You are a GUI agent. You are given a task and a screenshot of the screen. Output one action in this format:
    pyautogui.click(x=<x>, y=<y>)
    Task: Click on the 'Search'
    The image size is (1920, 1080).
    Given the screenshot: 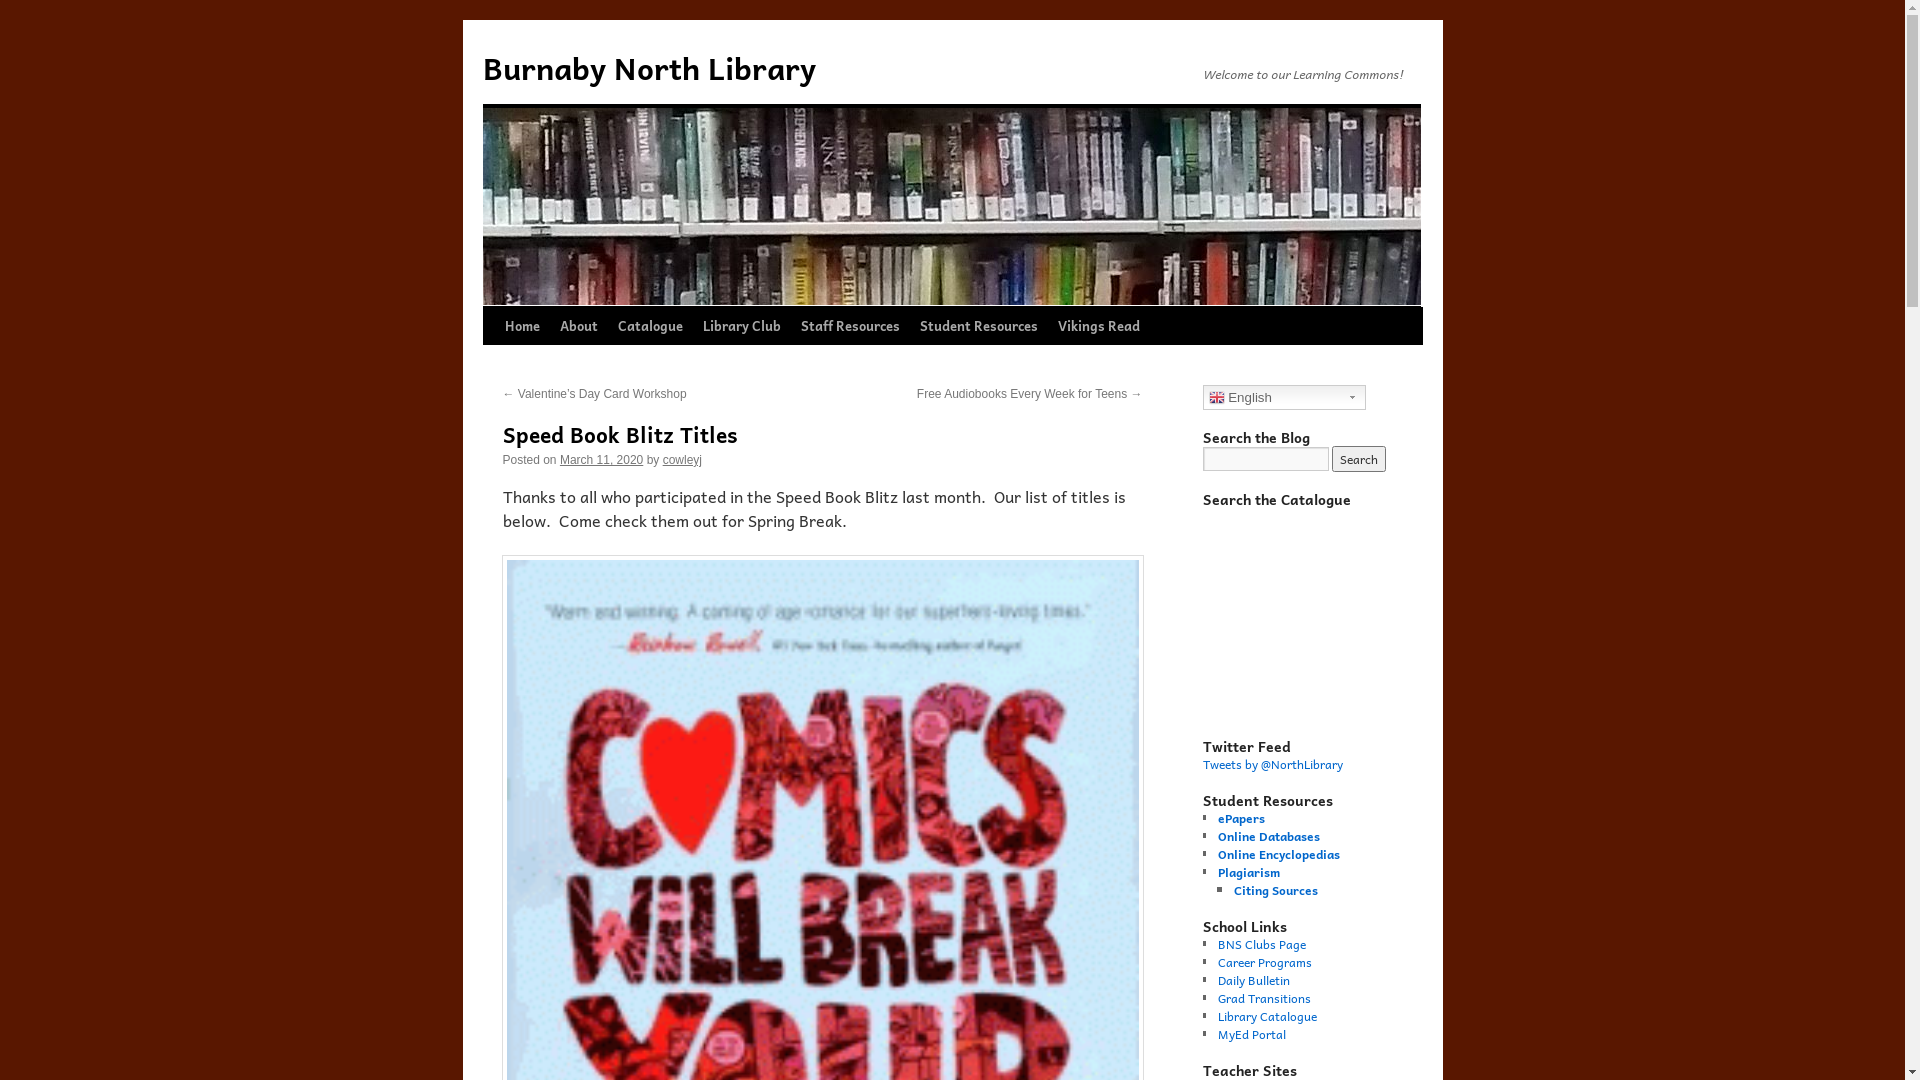 What is the action you would take?
    pyautogui.click(x=1358, y=459)
    